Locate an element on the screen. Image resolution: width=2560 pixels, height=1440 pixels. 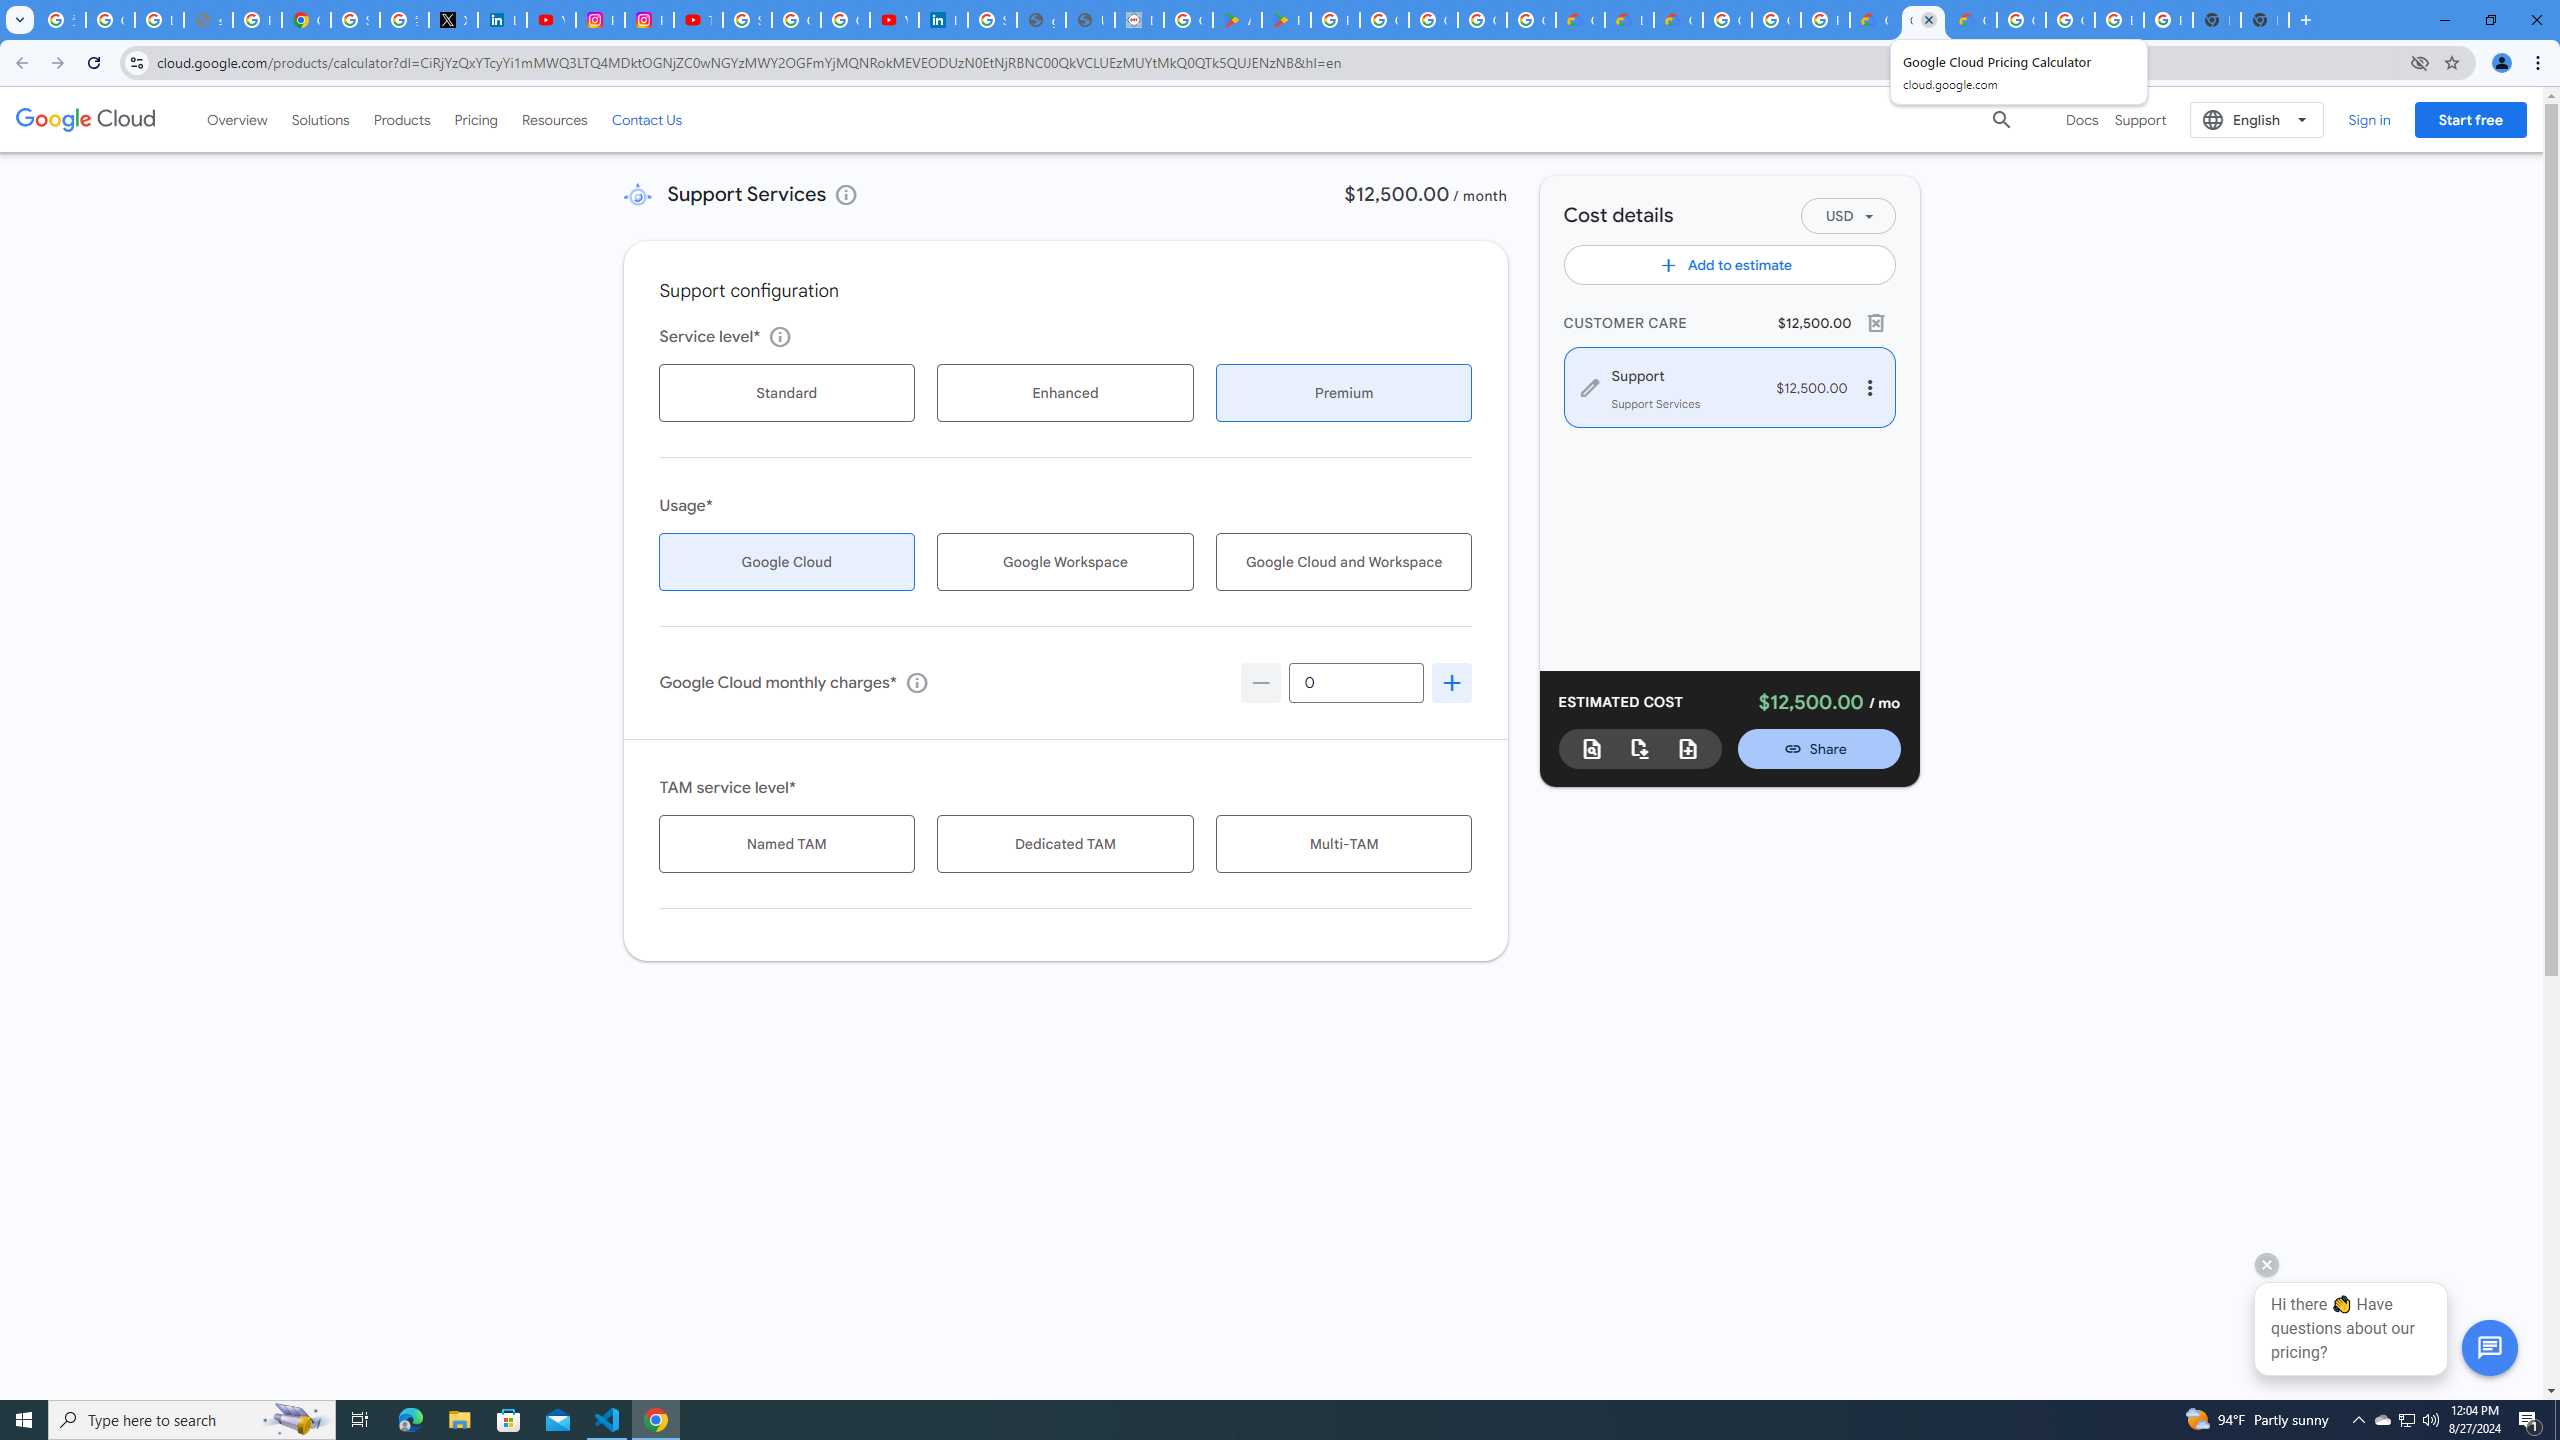
'Pricing' is located at coordinates (476, 118).